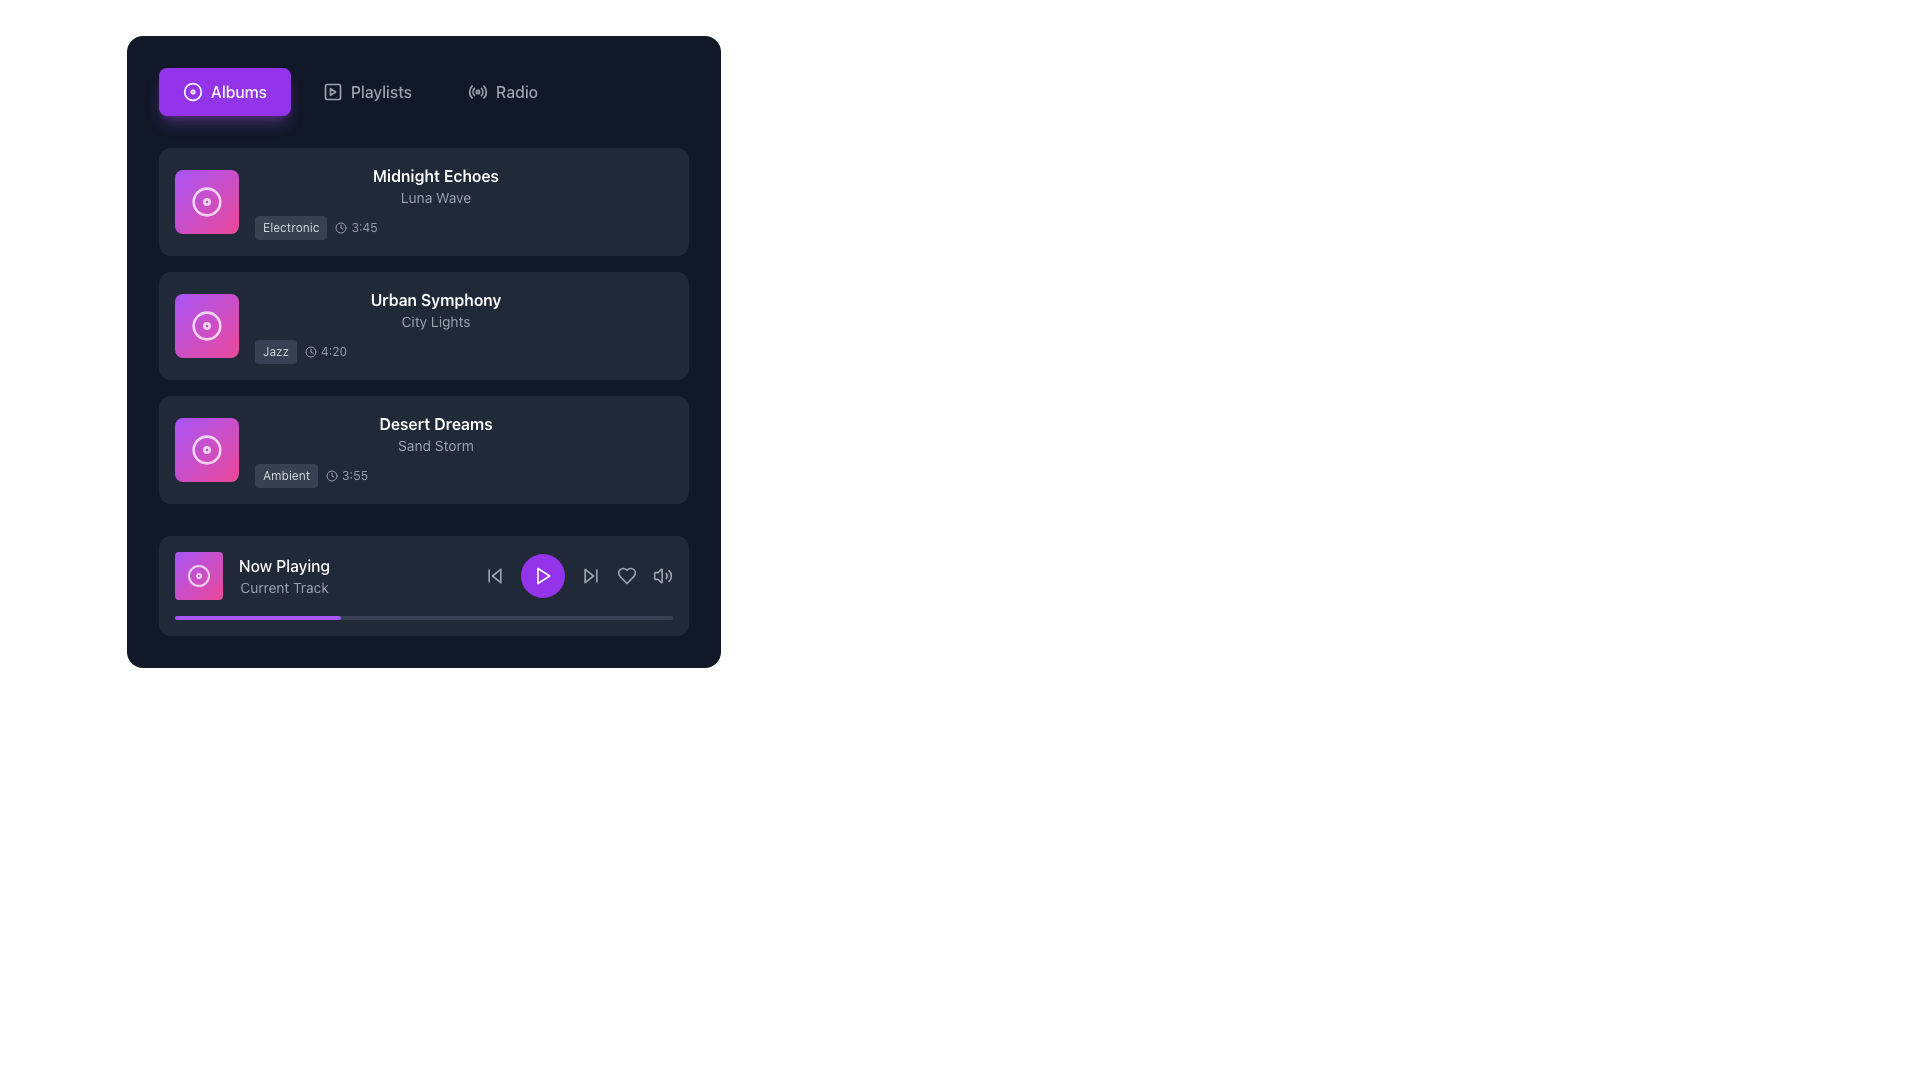  Describe the element at coordinates (494, 575) in the screenshot. I see `the backward skip button located at the far left of the media controls section to observe its hover effect` at that location.